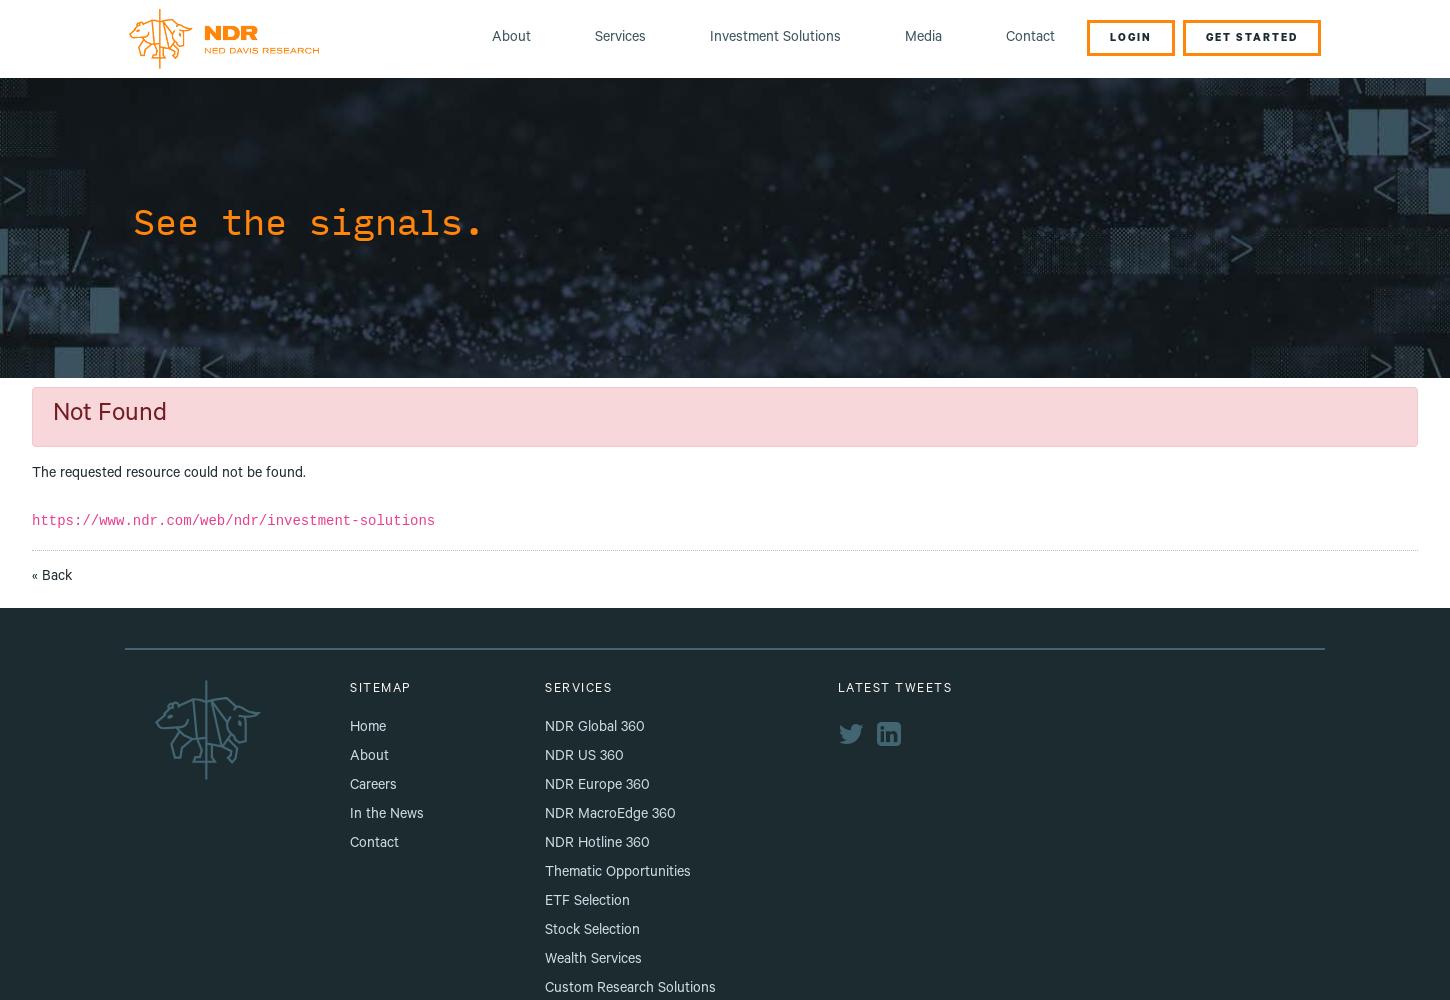 The image size is (1450, 1000). Describe the element at coordinates (308, 223) in the screenshot. I see `'See the signals.'` at that location.